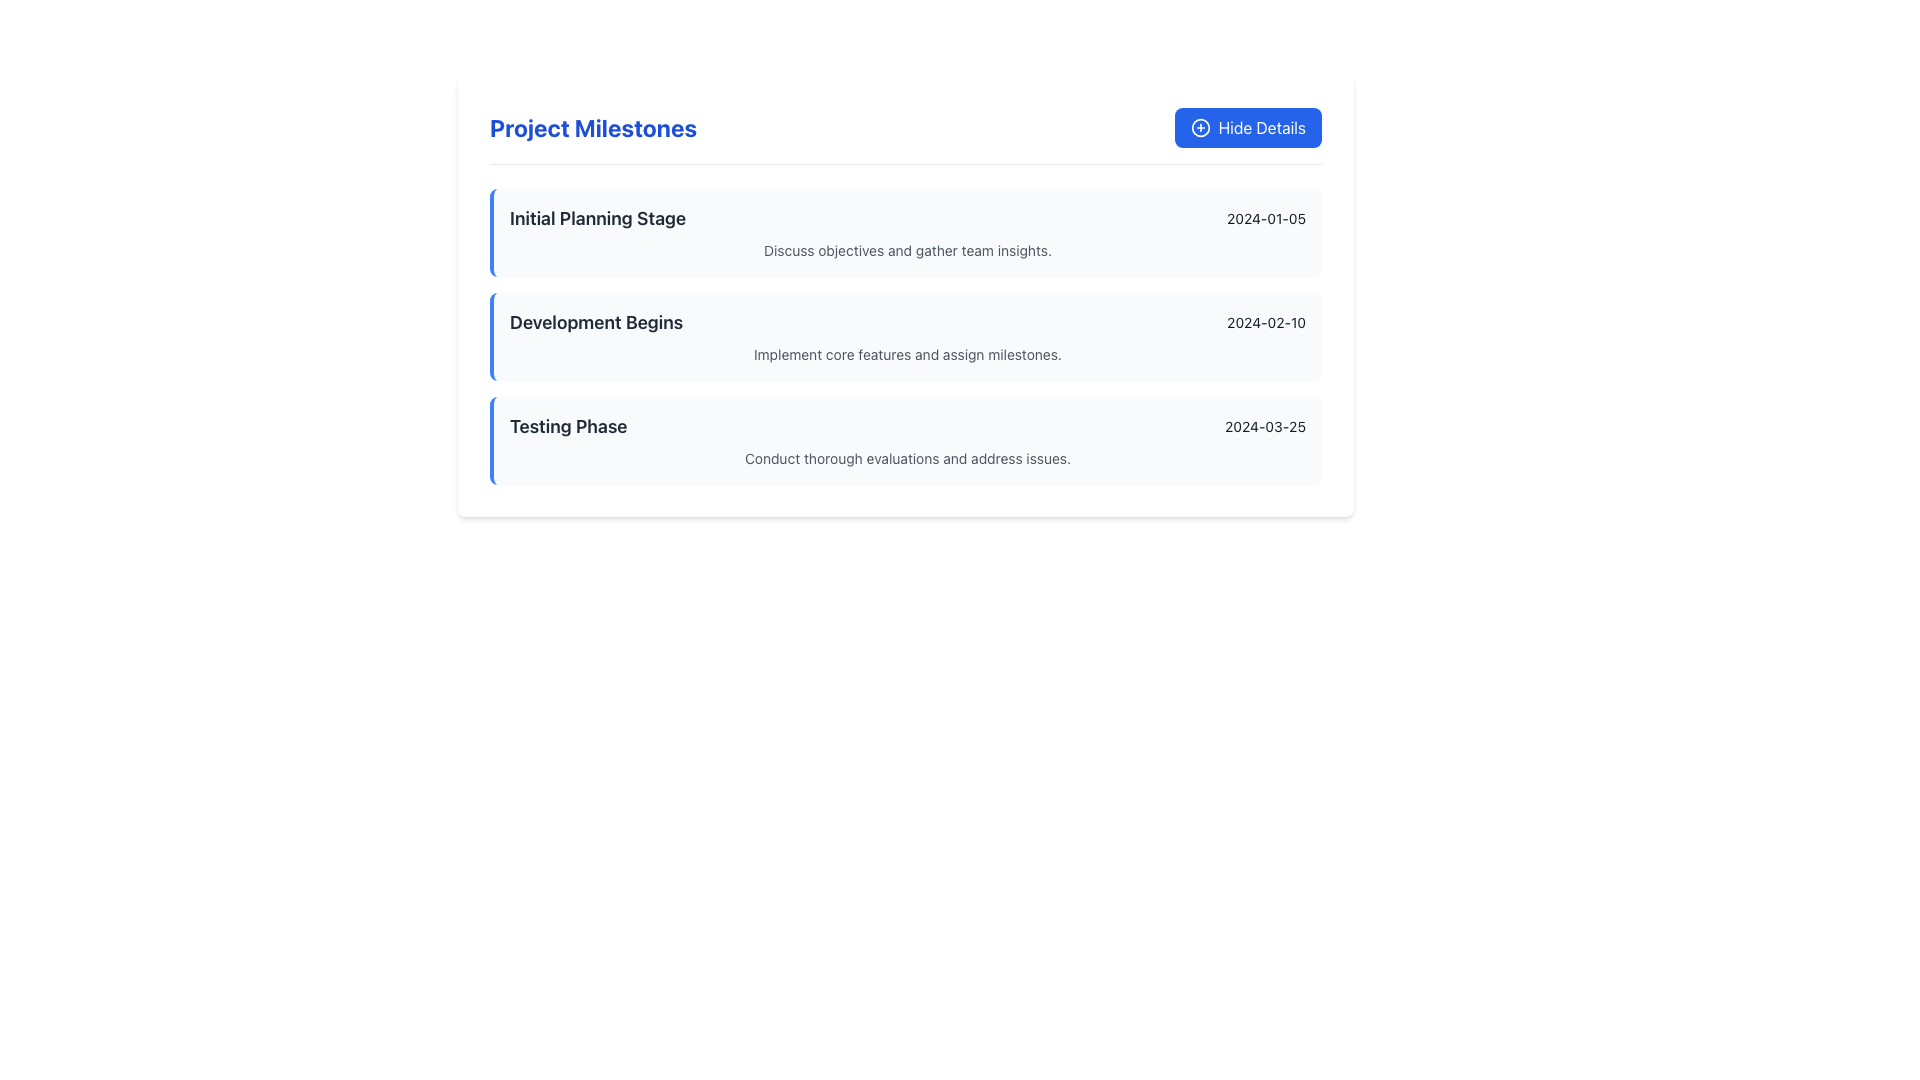 The image size is (1920, 1080). What do you see at coordinates (1264, 426) in the screenshot?
I see `the Text Label indicating the date associated with the 'Testing Phase' milestone, located in the last row of the milestones list, aligned to the right within its row` at bounding box center [1264, 426].